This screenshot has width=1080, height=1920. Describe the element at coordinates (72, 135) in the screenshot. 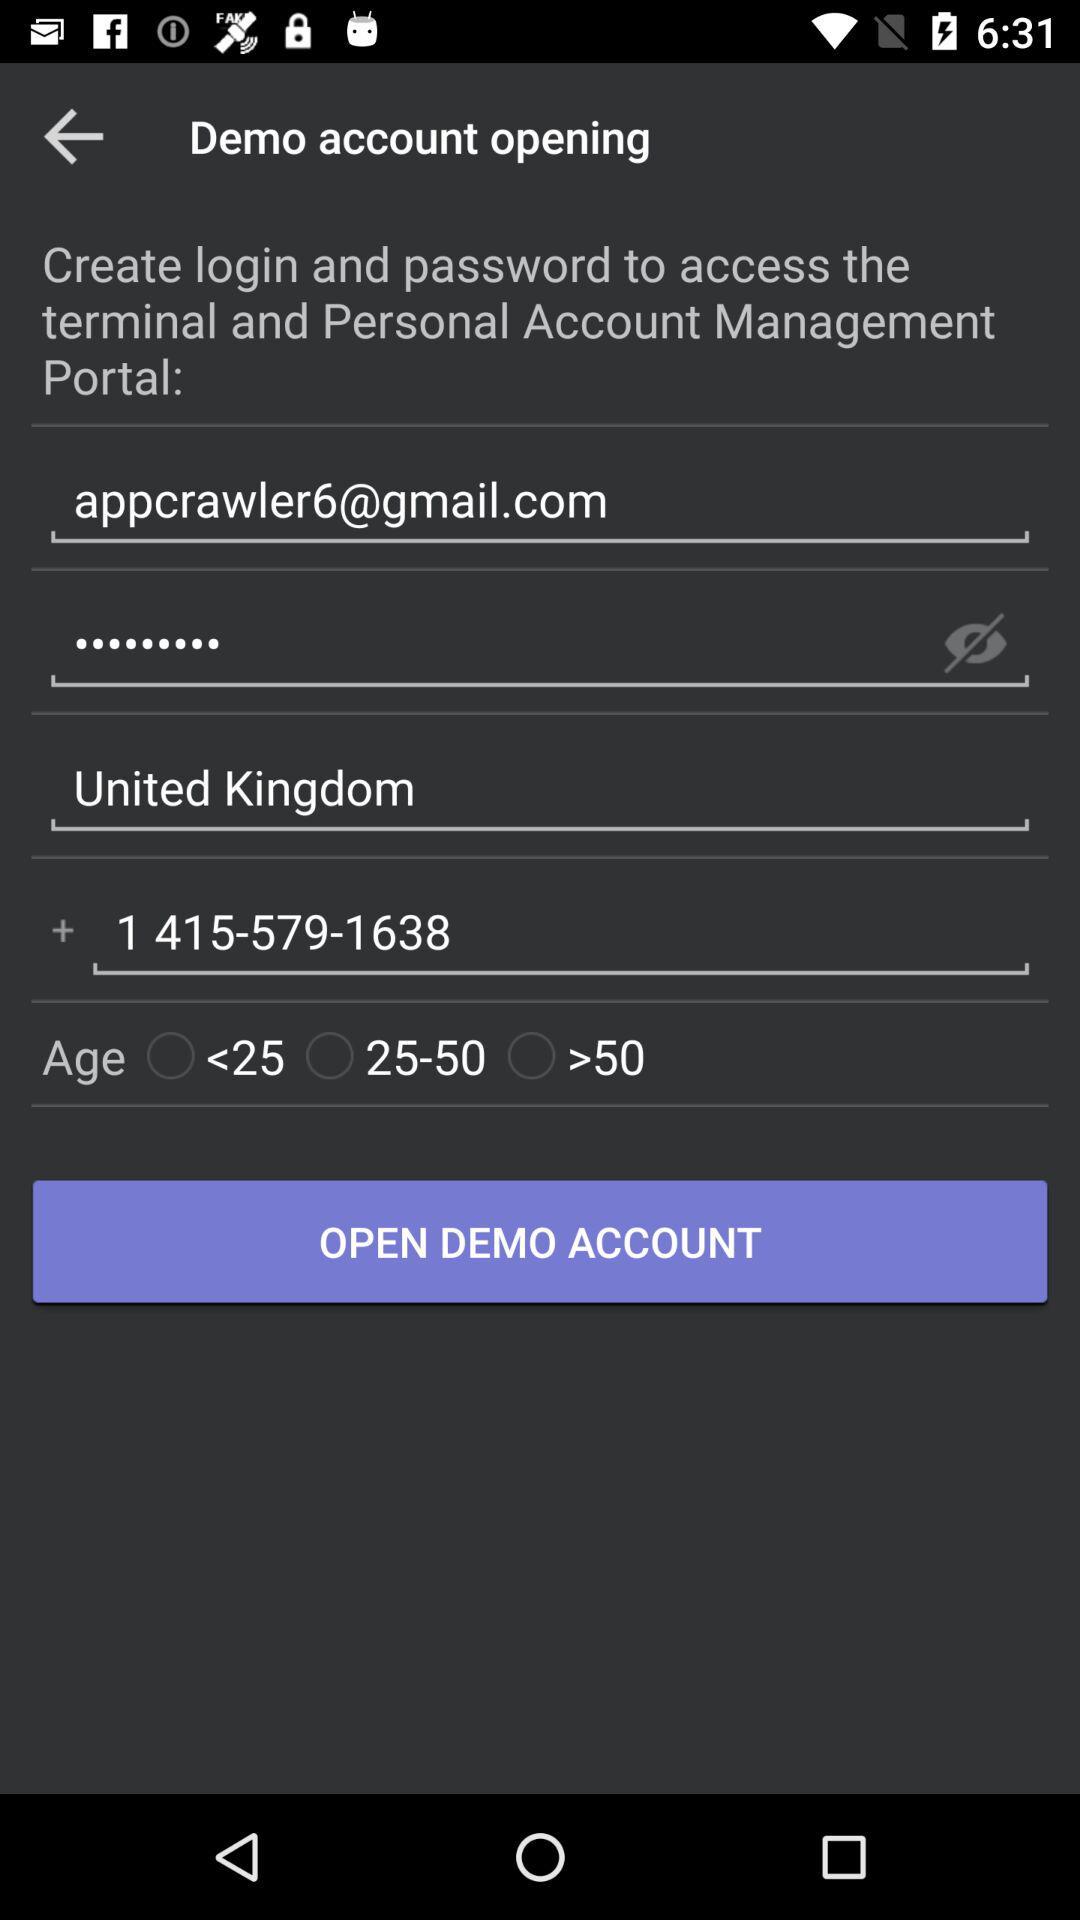

I see `icon at the top left corner` at that location.